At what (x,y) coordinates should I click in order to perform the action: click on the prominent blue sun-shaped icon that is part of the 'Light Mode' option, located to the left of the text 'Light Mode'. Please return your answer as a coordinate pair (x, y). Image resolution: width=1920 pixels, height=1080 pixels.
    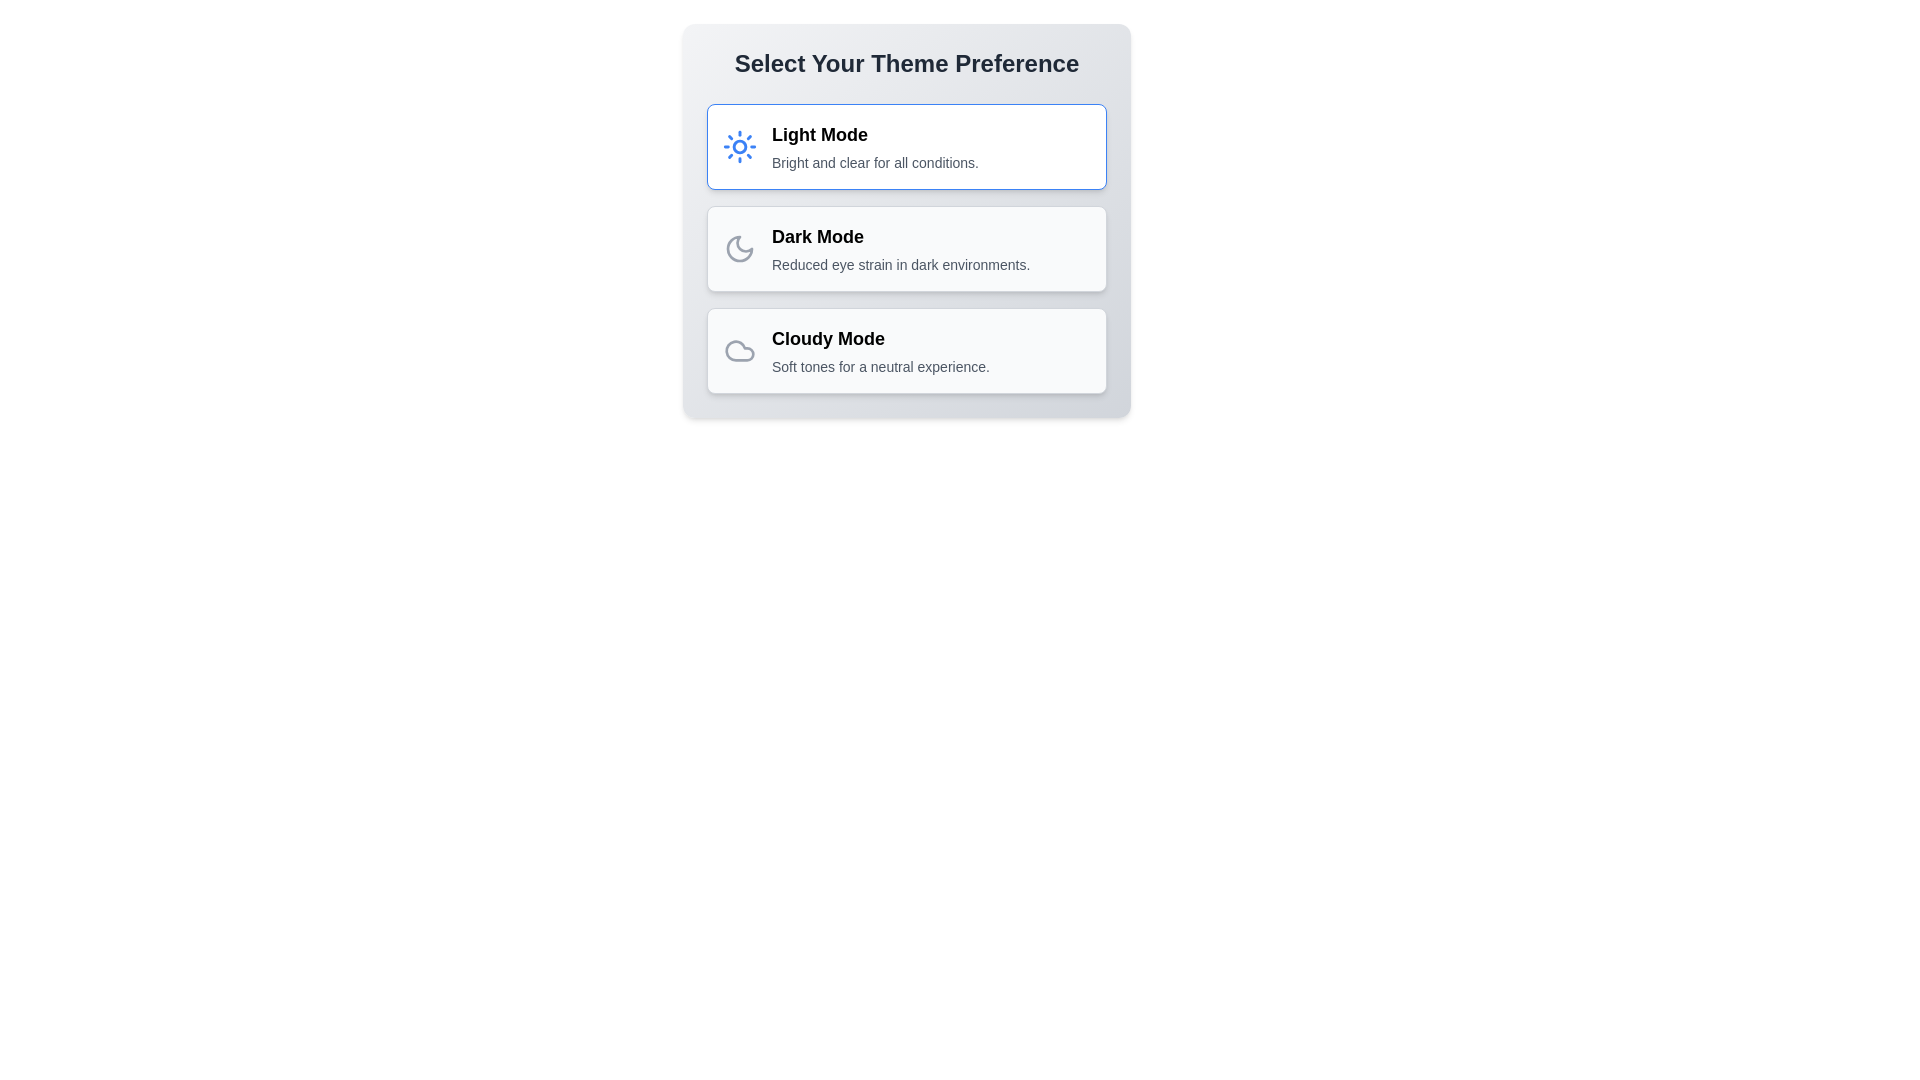
    Looking at the image, I should click on (738, 145).